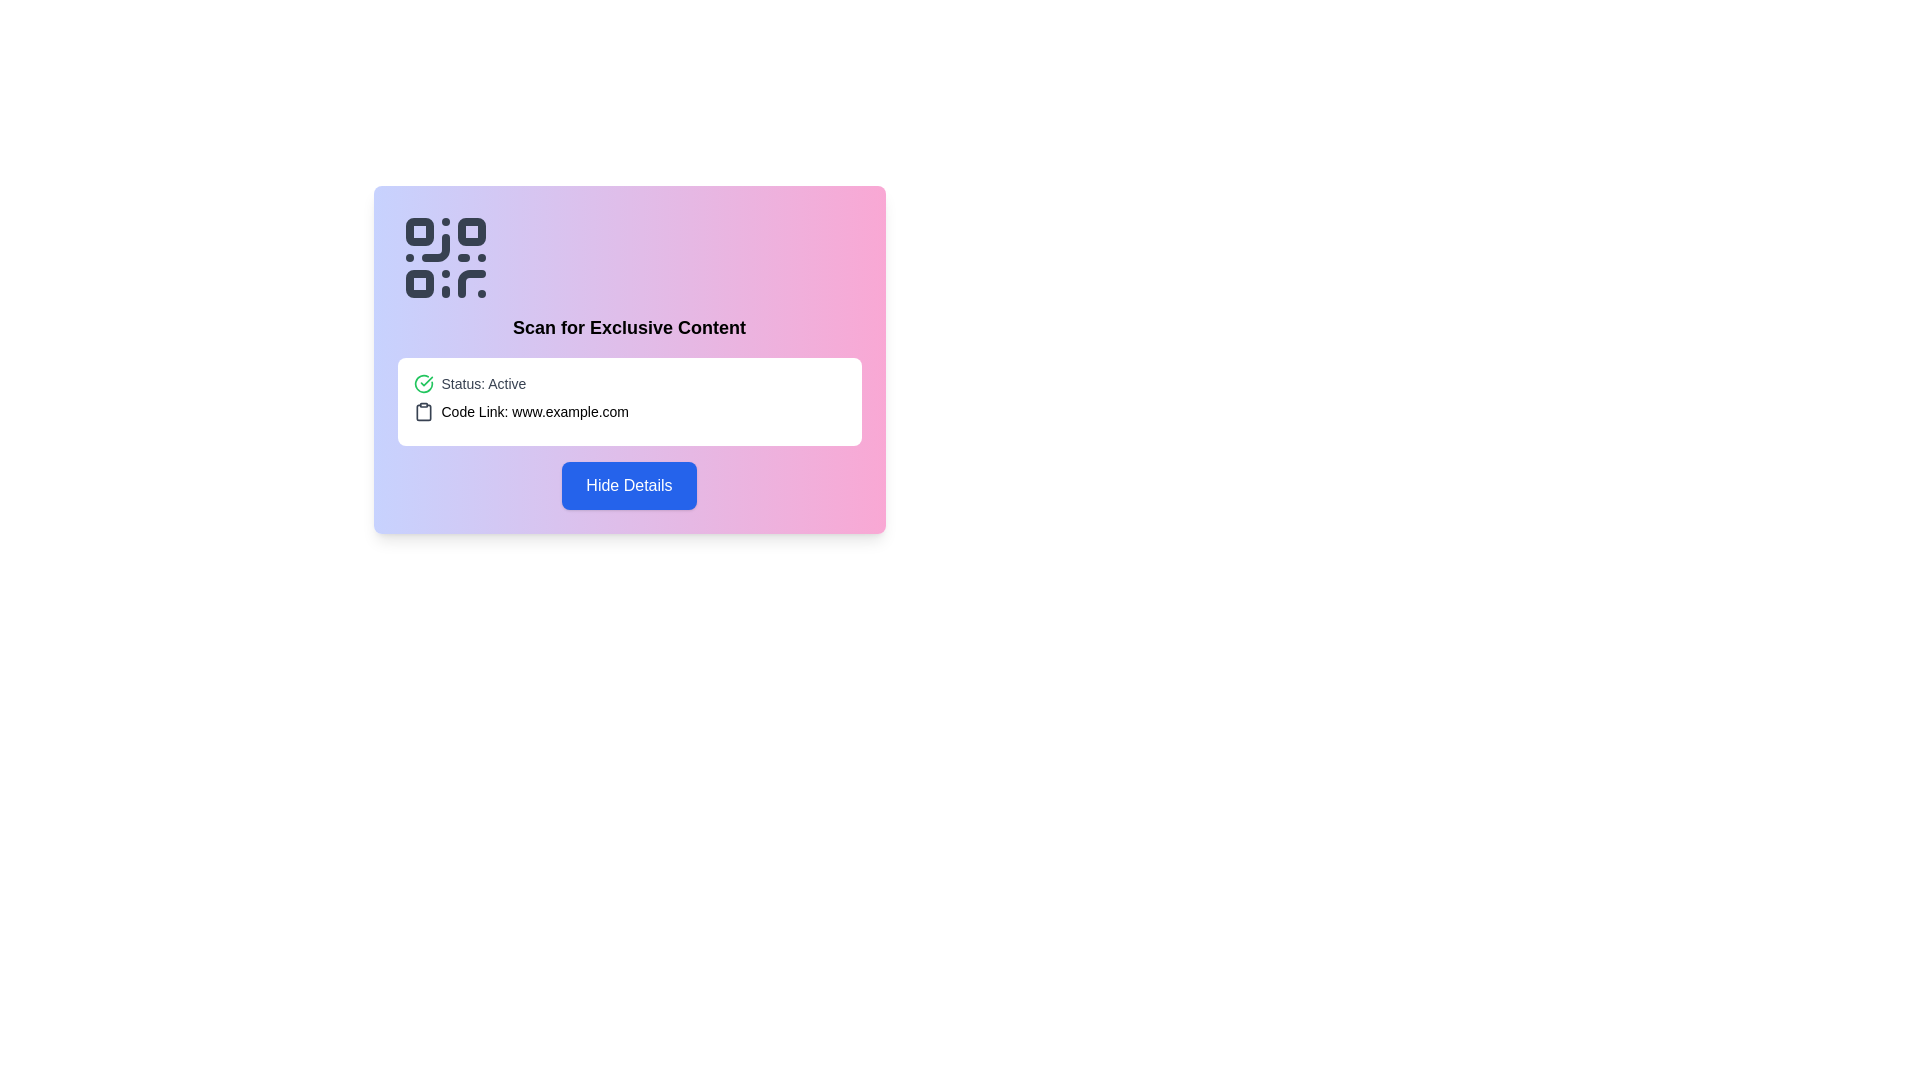 This screenshot has height=1080, width=1920. Describe the element at coordinates (444, 257) in the screenshot. I see `the Image (Styled QR Code) located at the top left corner of a gradient card layout, above the text 'Scan for Exclusive Content'` at that location.